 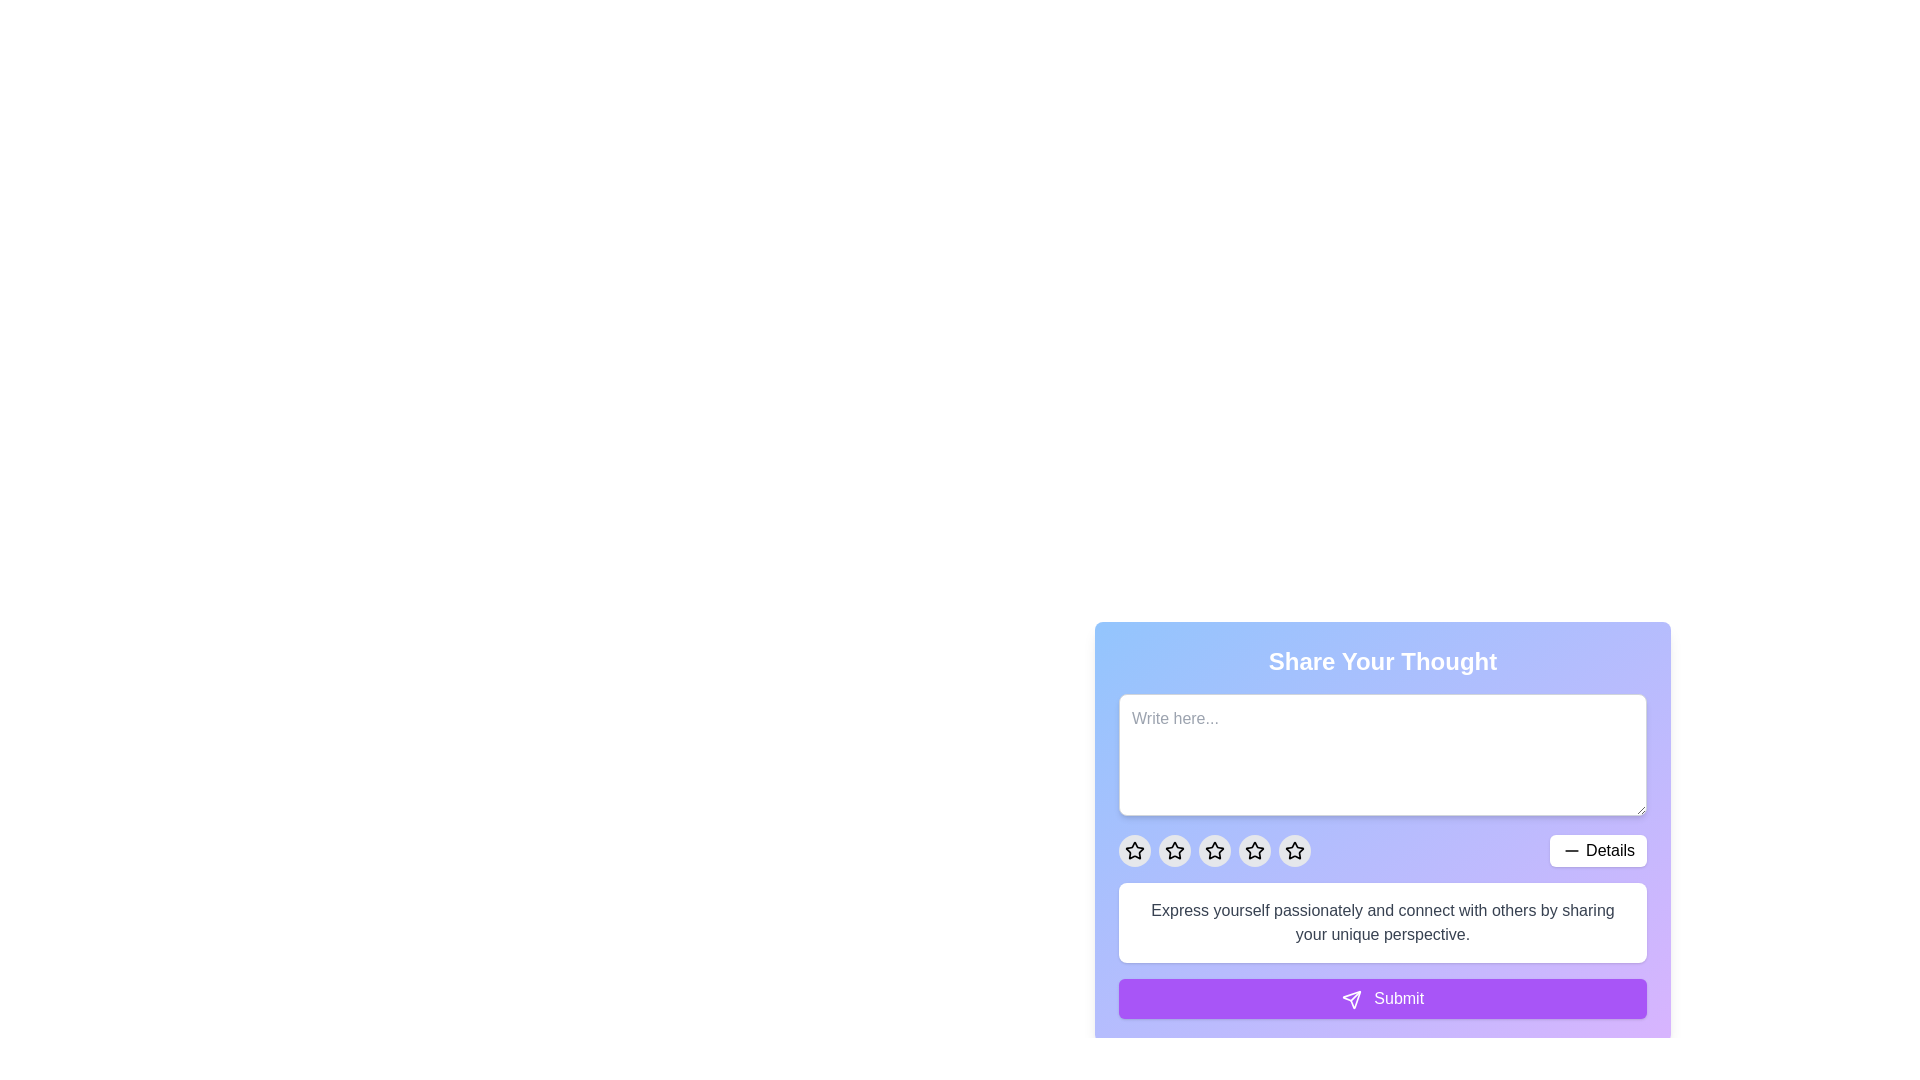 I want to click on the Text Label that displays motivational text, located centrally within a rounded rectangle box in the 'Share Your Thought' section, so click(x=1381, y=922).